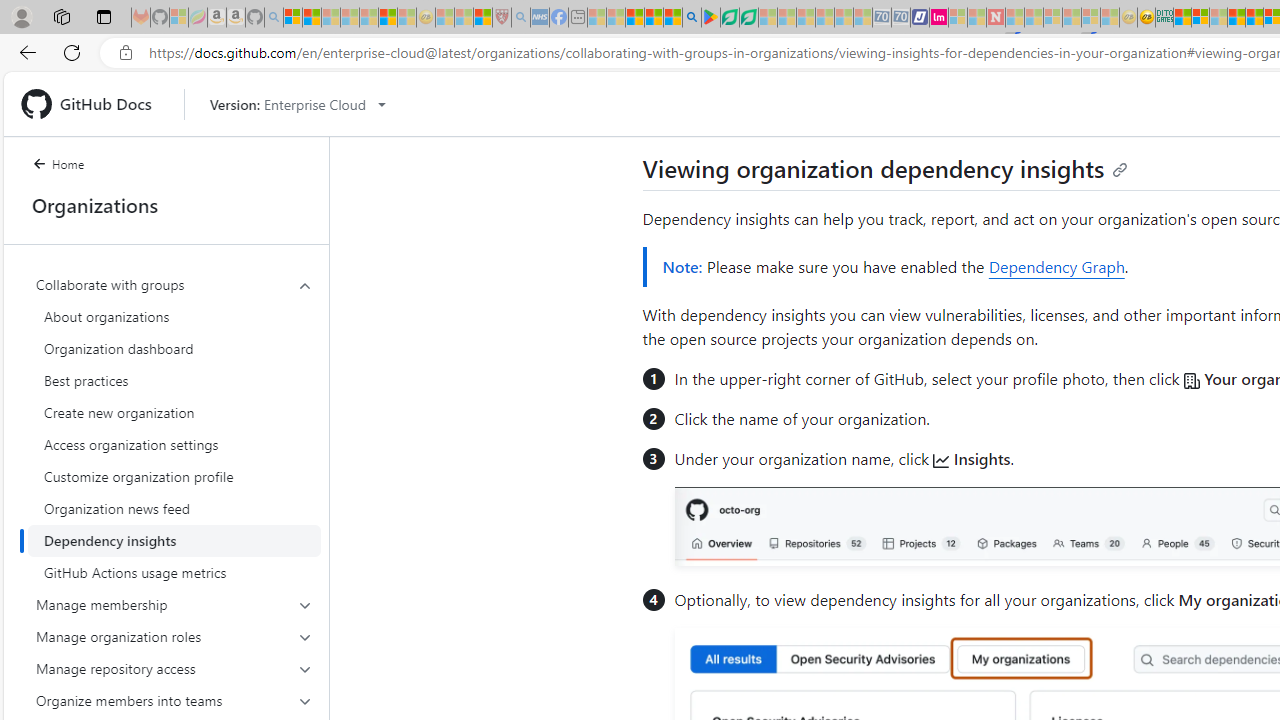 The height and width of the screenshot is (720, 1280). I want to click on 'Dependency insights', so click(174, 541).